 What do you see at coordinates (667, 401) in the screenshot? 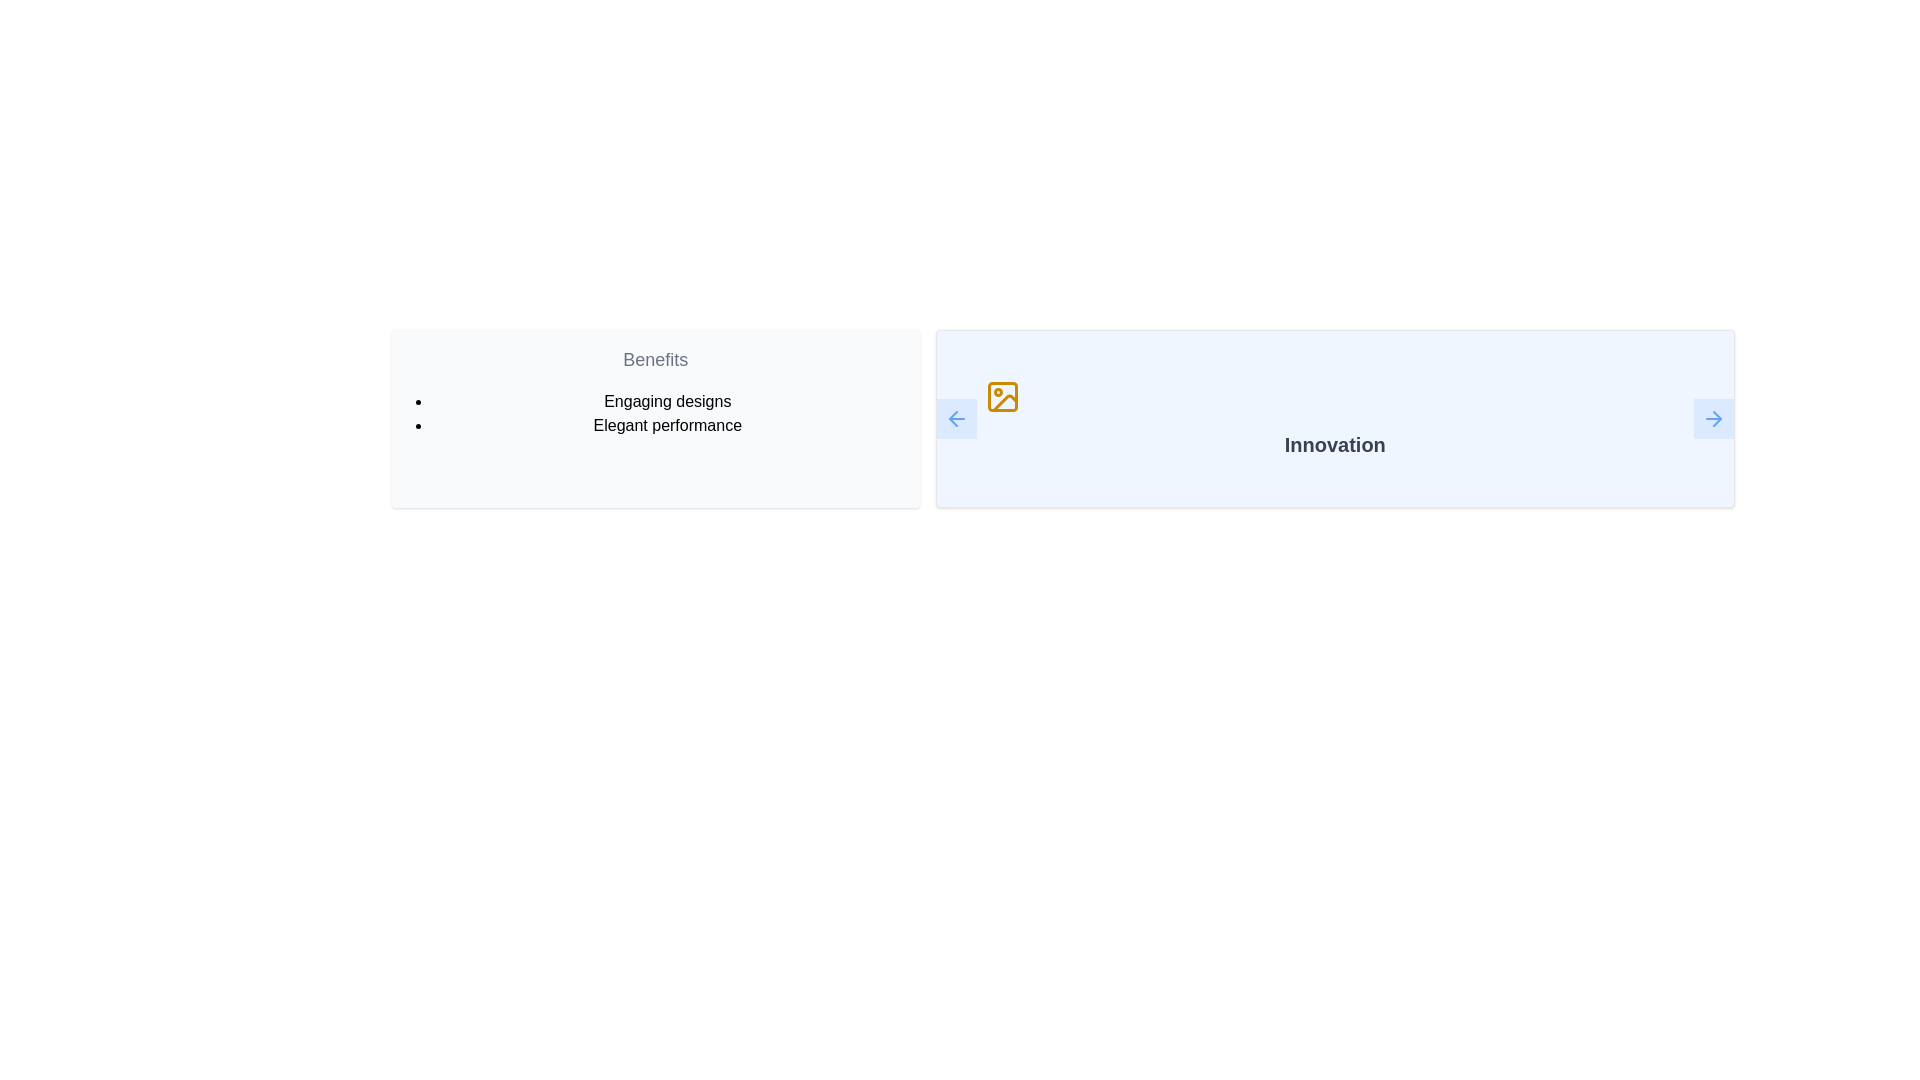
I see `the first item in the bulleted list under the header 'Benefits' that describes 'Engaging designs'` at bounding box center [667, 401].